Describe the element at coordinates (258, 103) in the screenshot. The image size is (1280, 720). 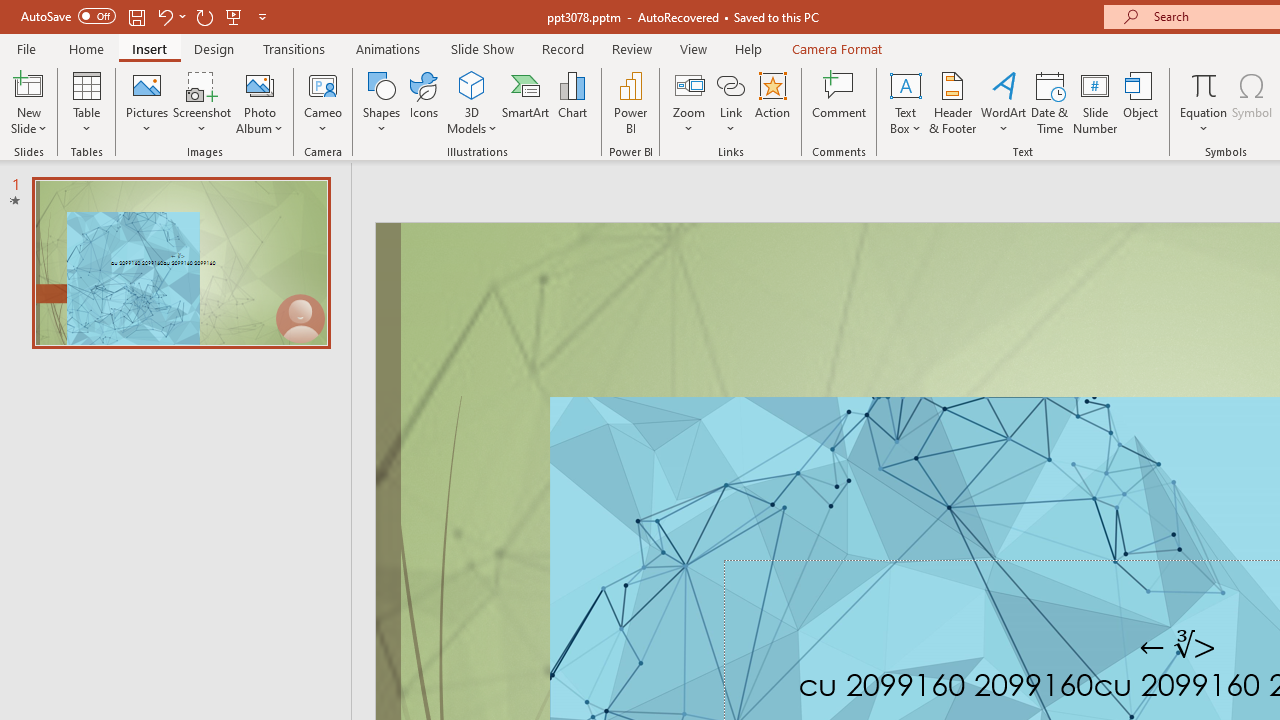
I see `'Photo Album...'` at that location.